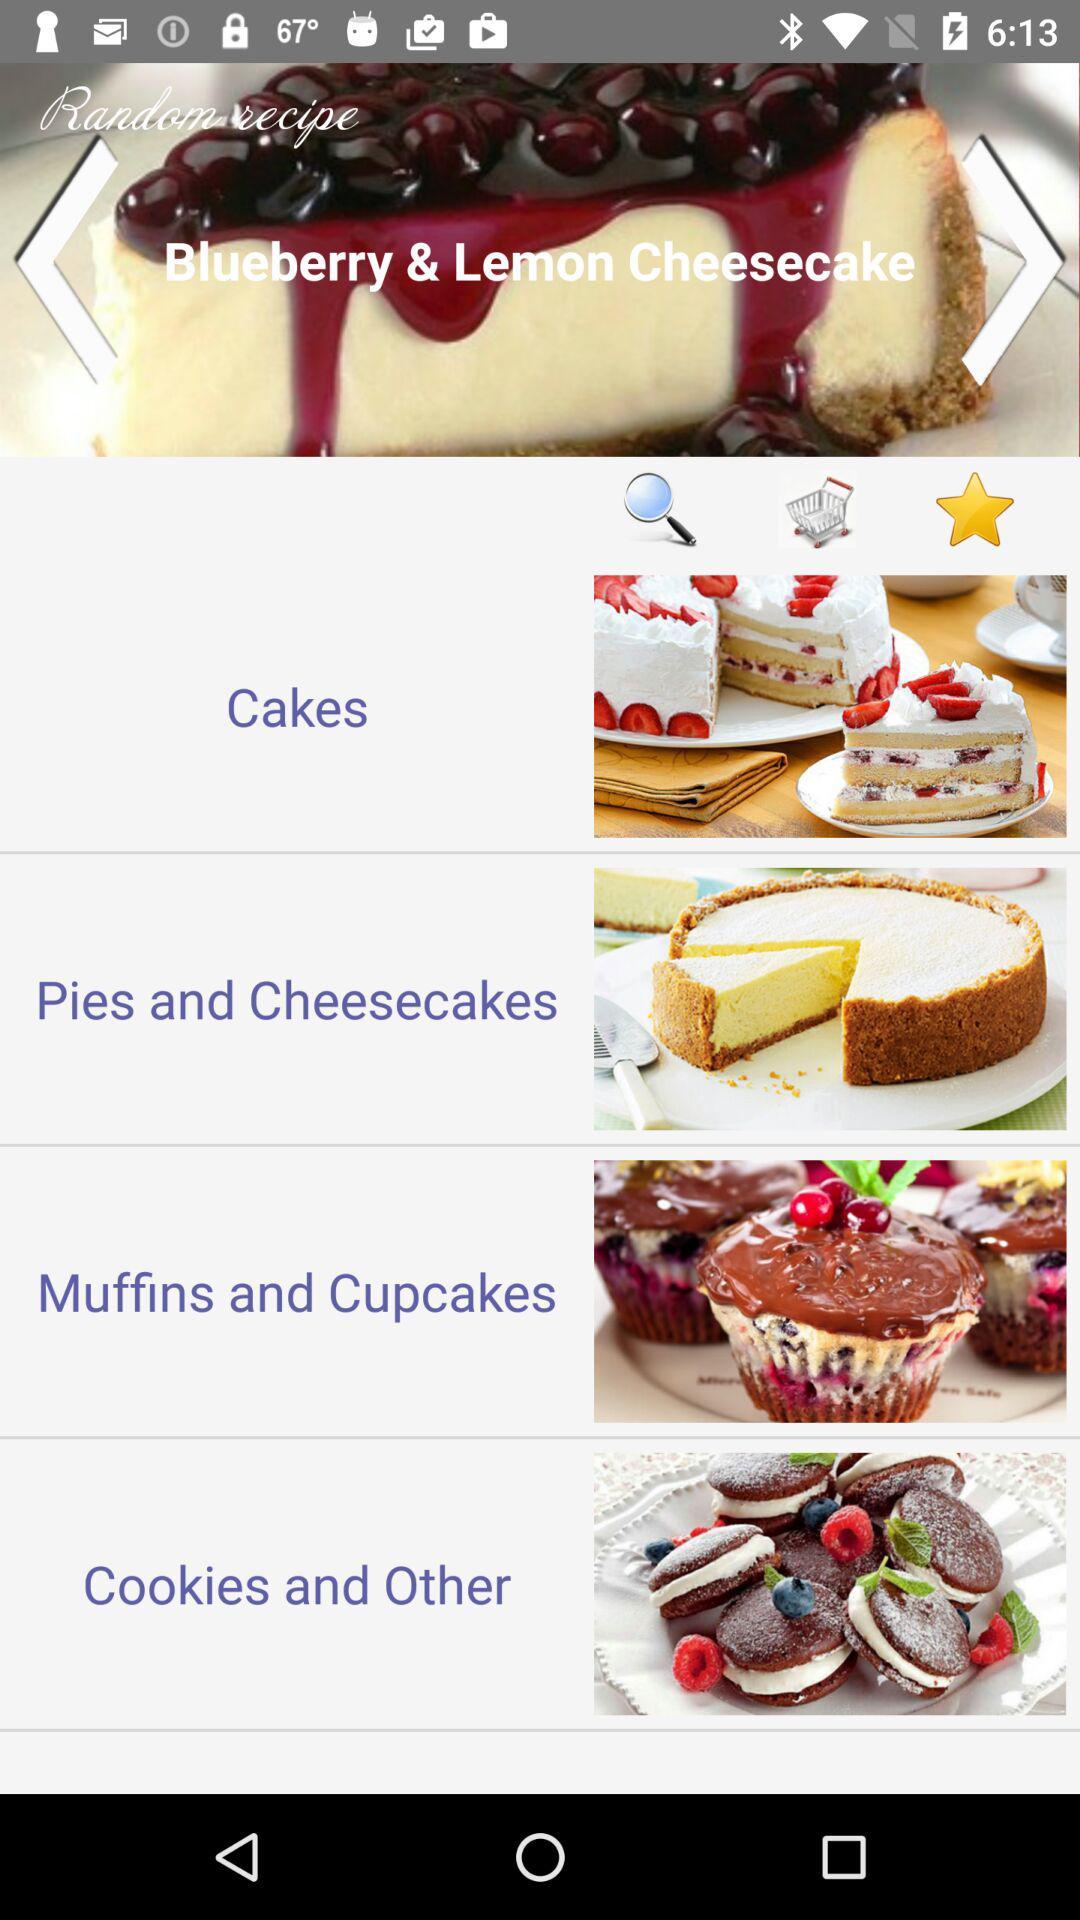  I want to click on icon below muffins and cupcakes item, so click(297, 1582).